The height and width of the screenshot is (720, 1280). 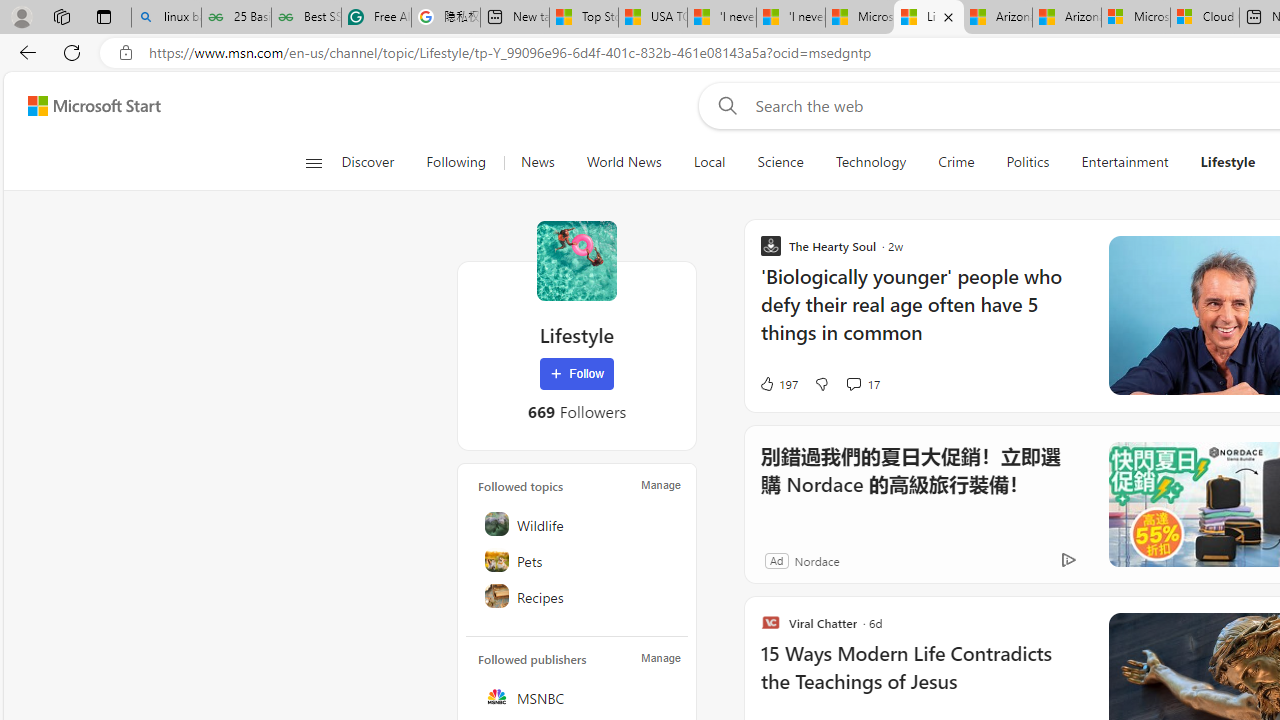 What do you see at coordinates (871, 162) in the screenshot?
I see `'Technology'` at bounding box center [871, 162].